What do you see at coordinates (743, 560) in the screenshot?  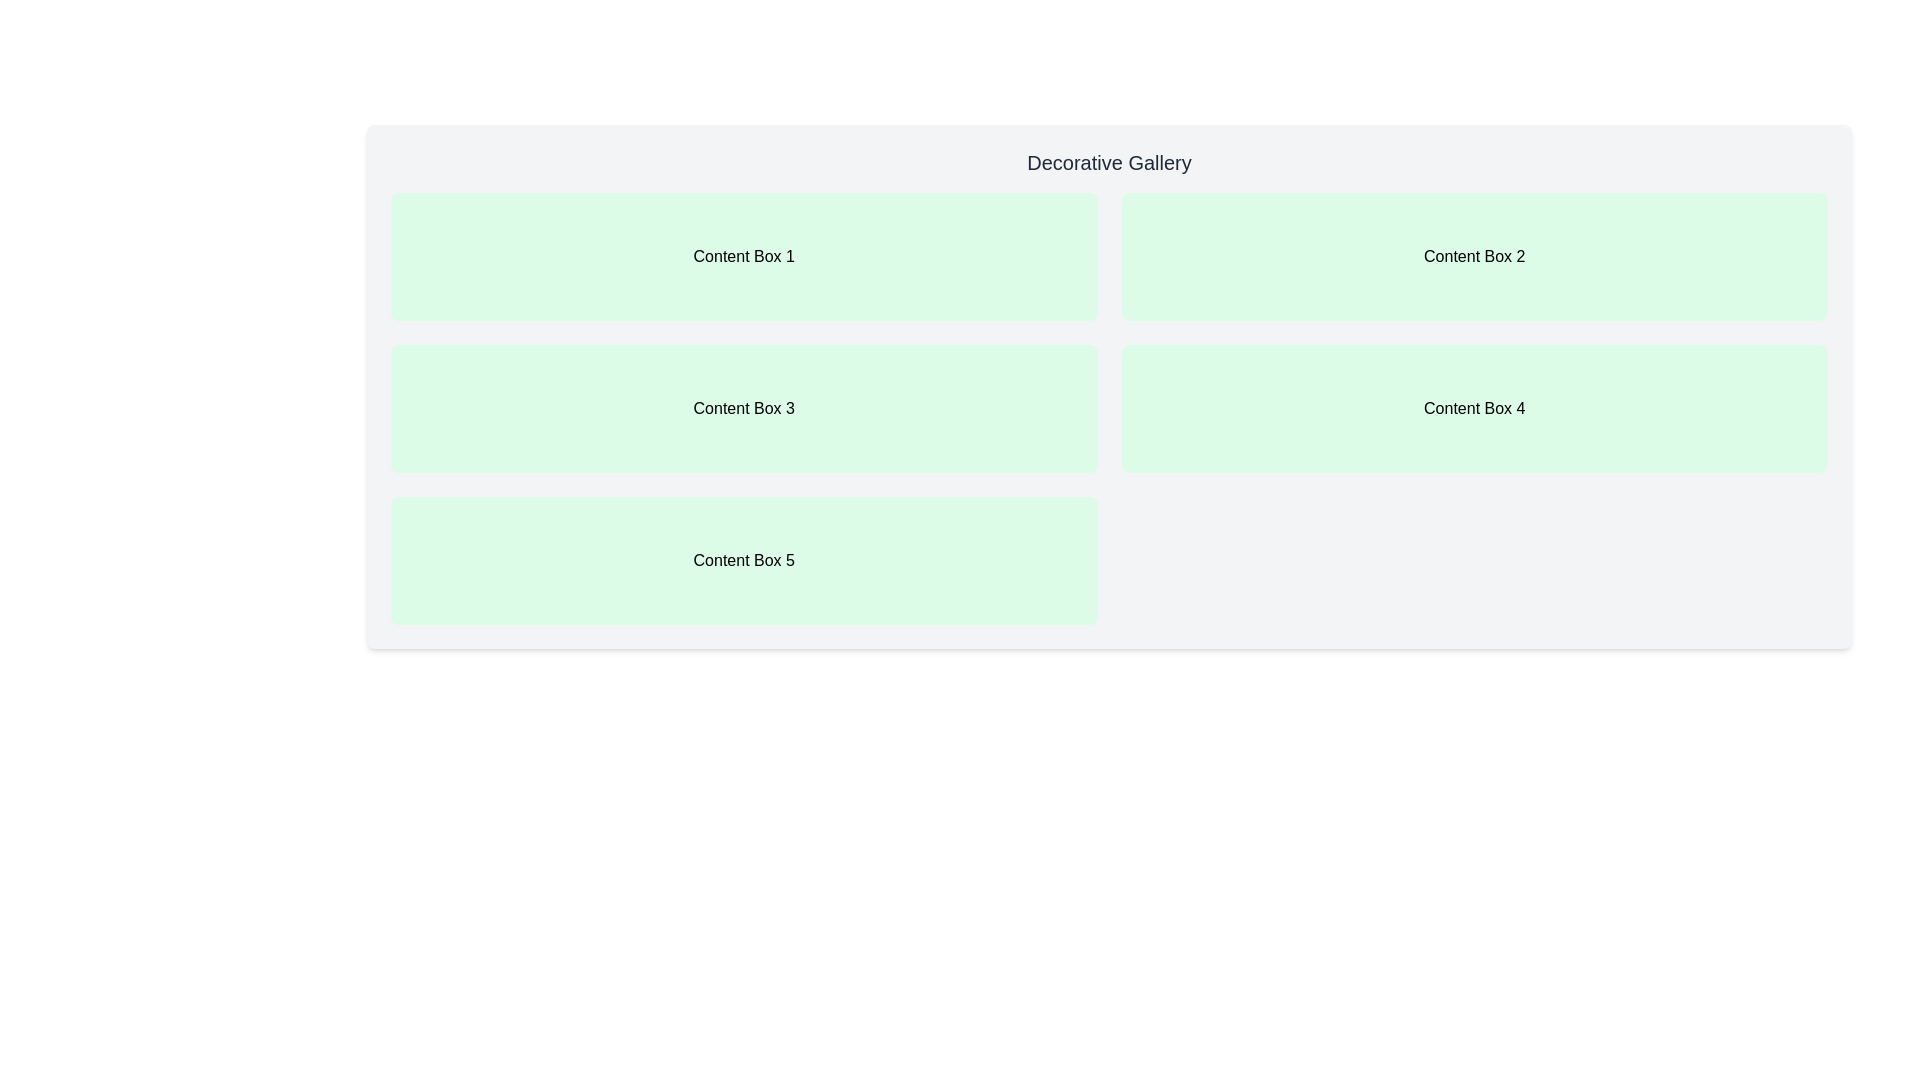 I see `the static content box that displays 'Content Box 5', located at the bottom-left corner of the grid layout` at bounding box center [743, 560].